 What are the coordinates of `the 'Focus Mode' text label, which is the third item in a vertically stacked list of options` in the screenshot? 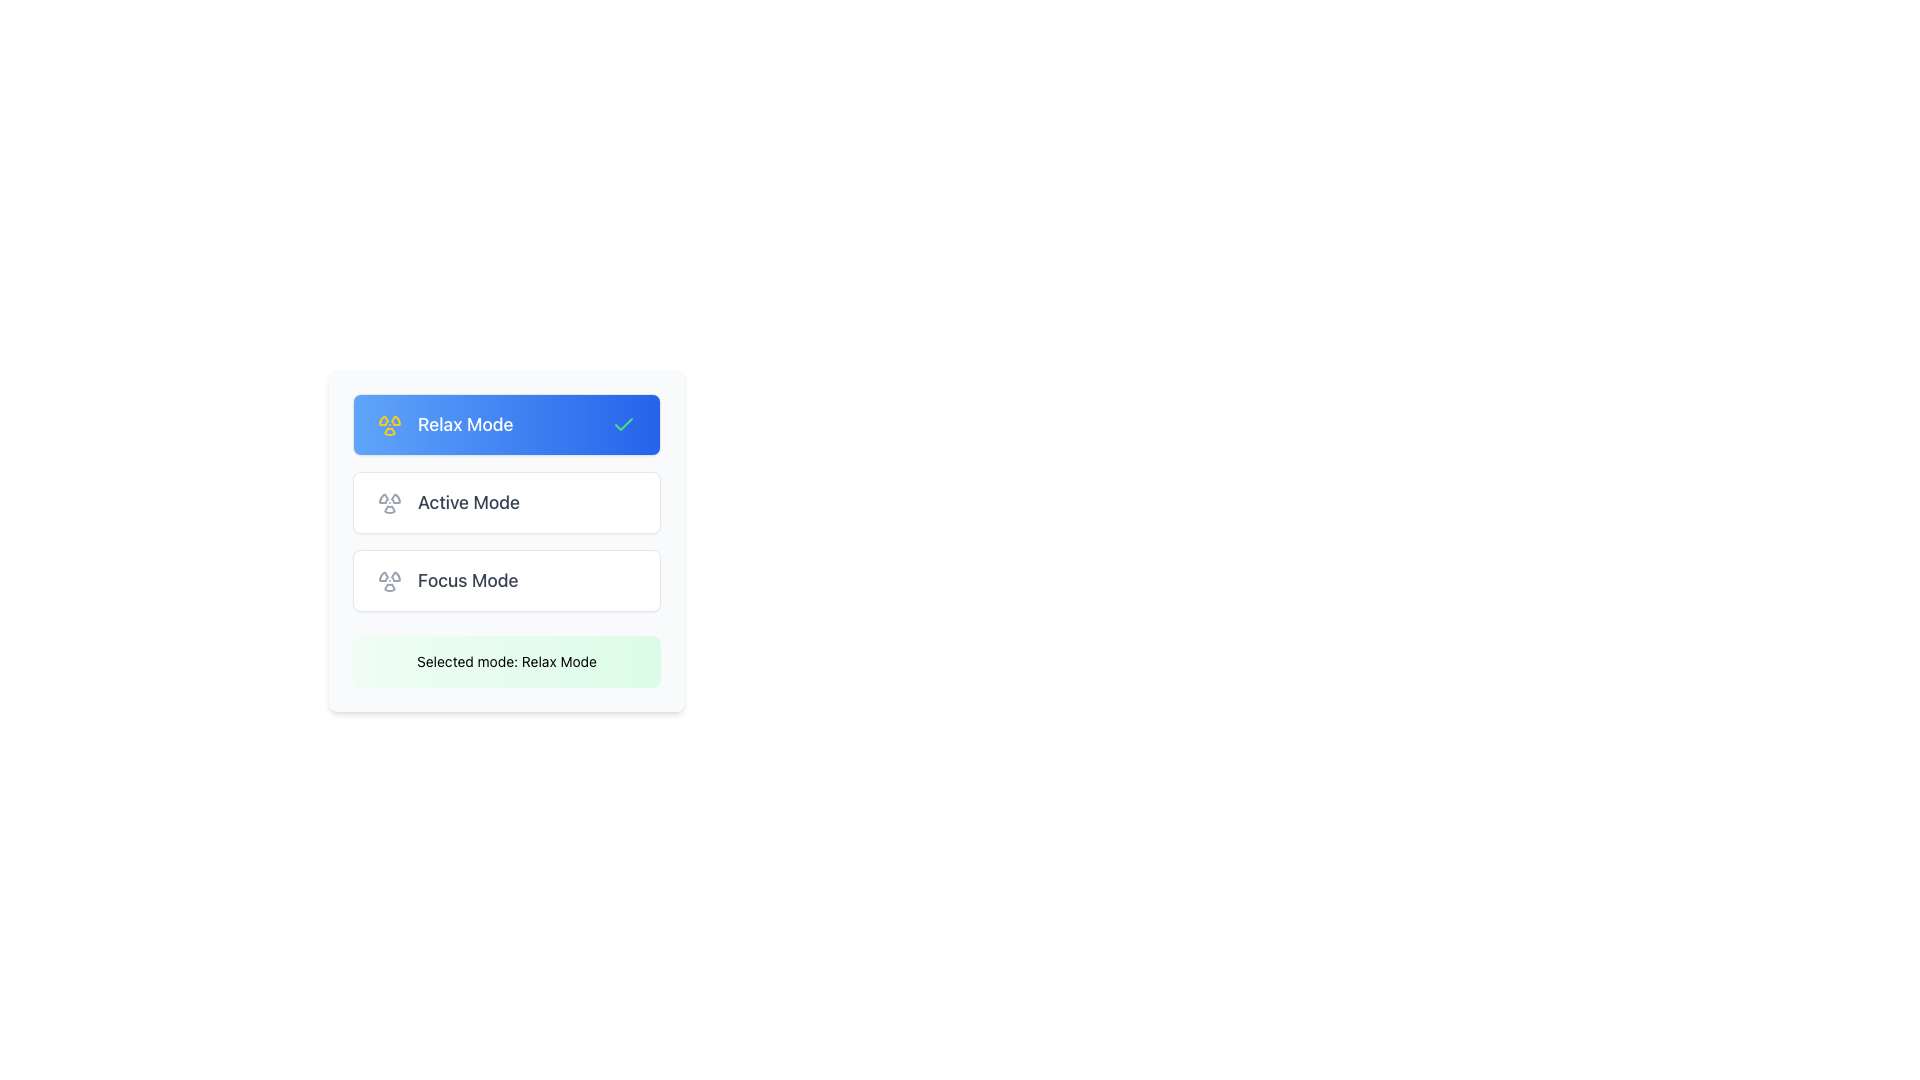 It's located at (467, 581).